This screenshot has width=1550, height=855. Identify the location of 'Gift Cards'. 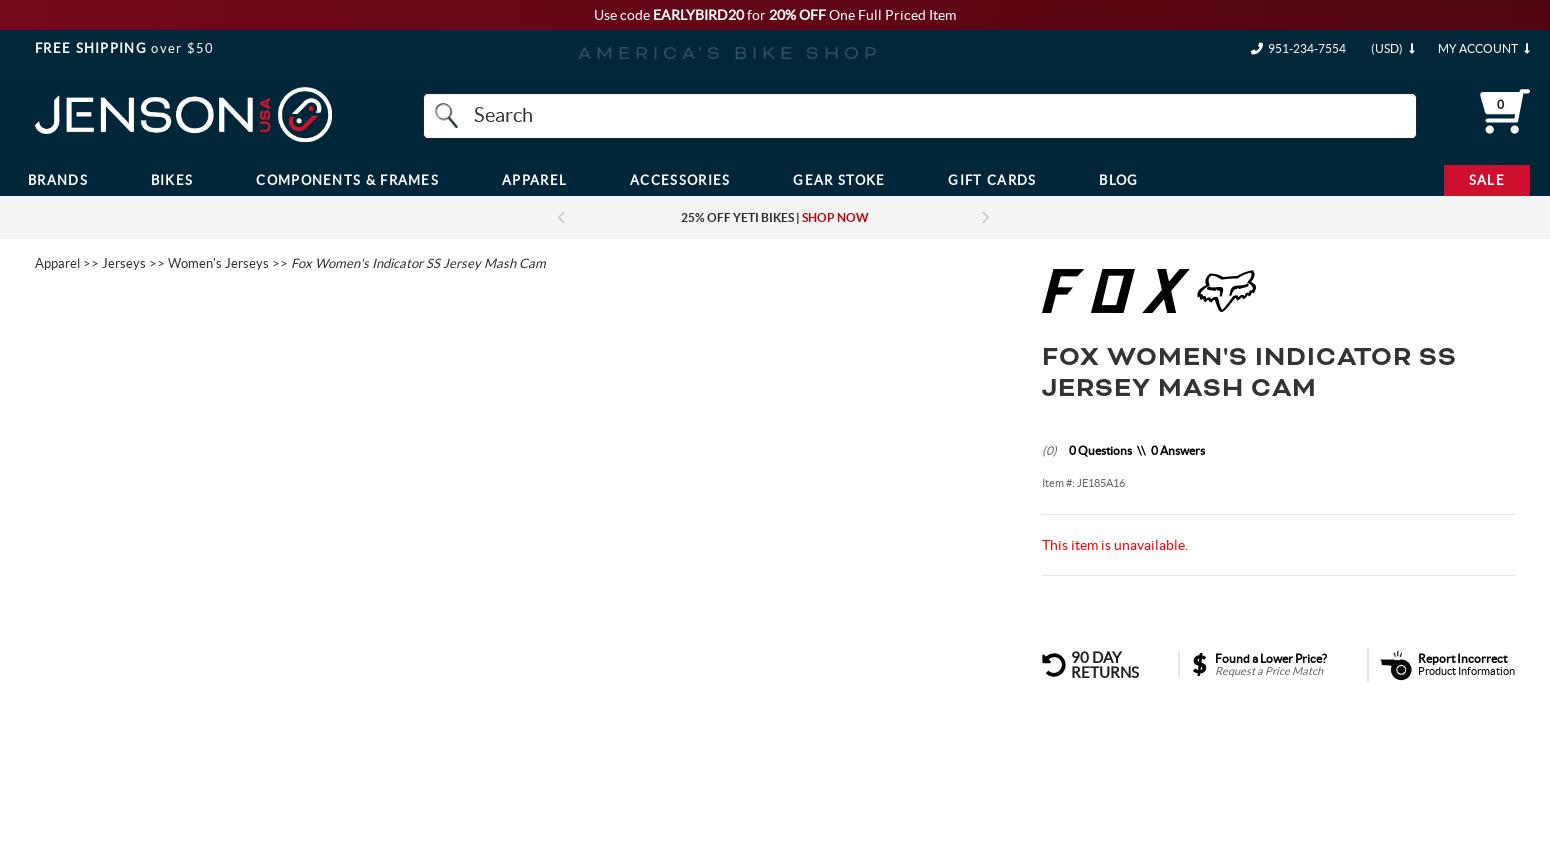
(991, 178).